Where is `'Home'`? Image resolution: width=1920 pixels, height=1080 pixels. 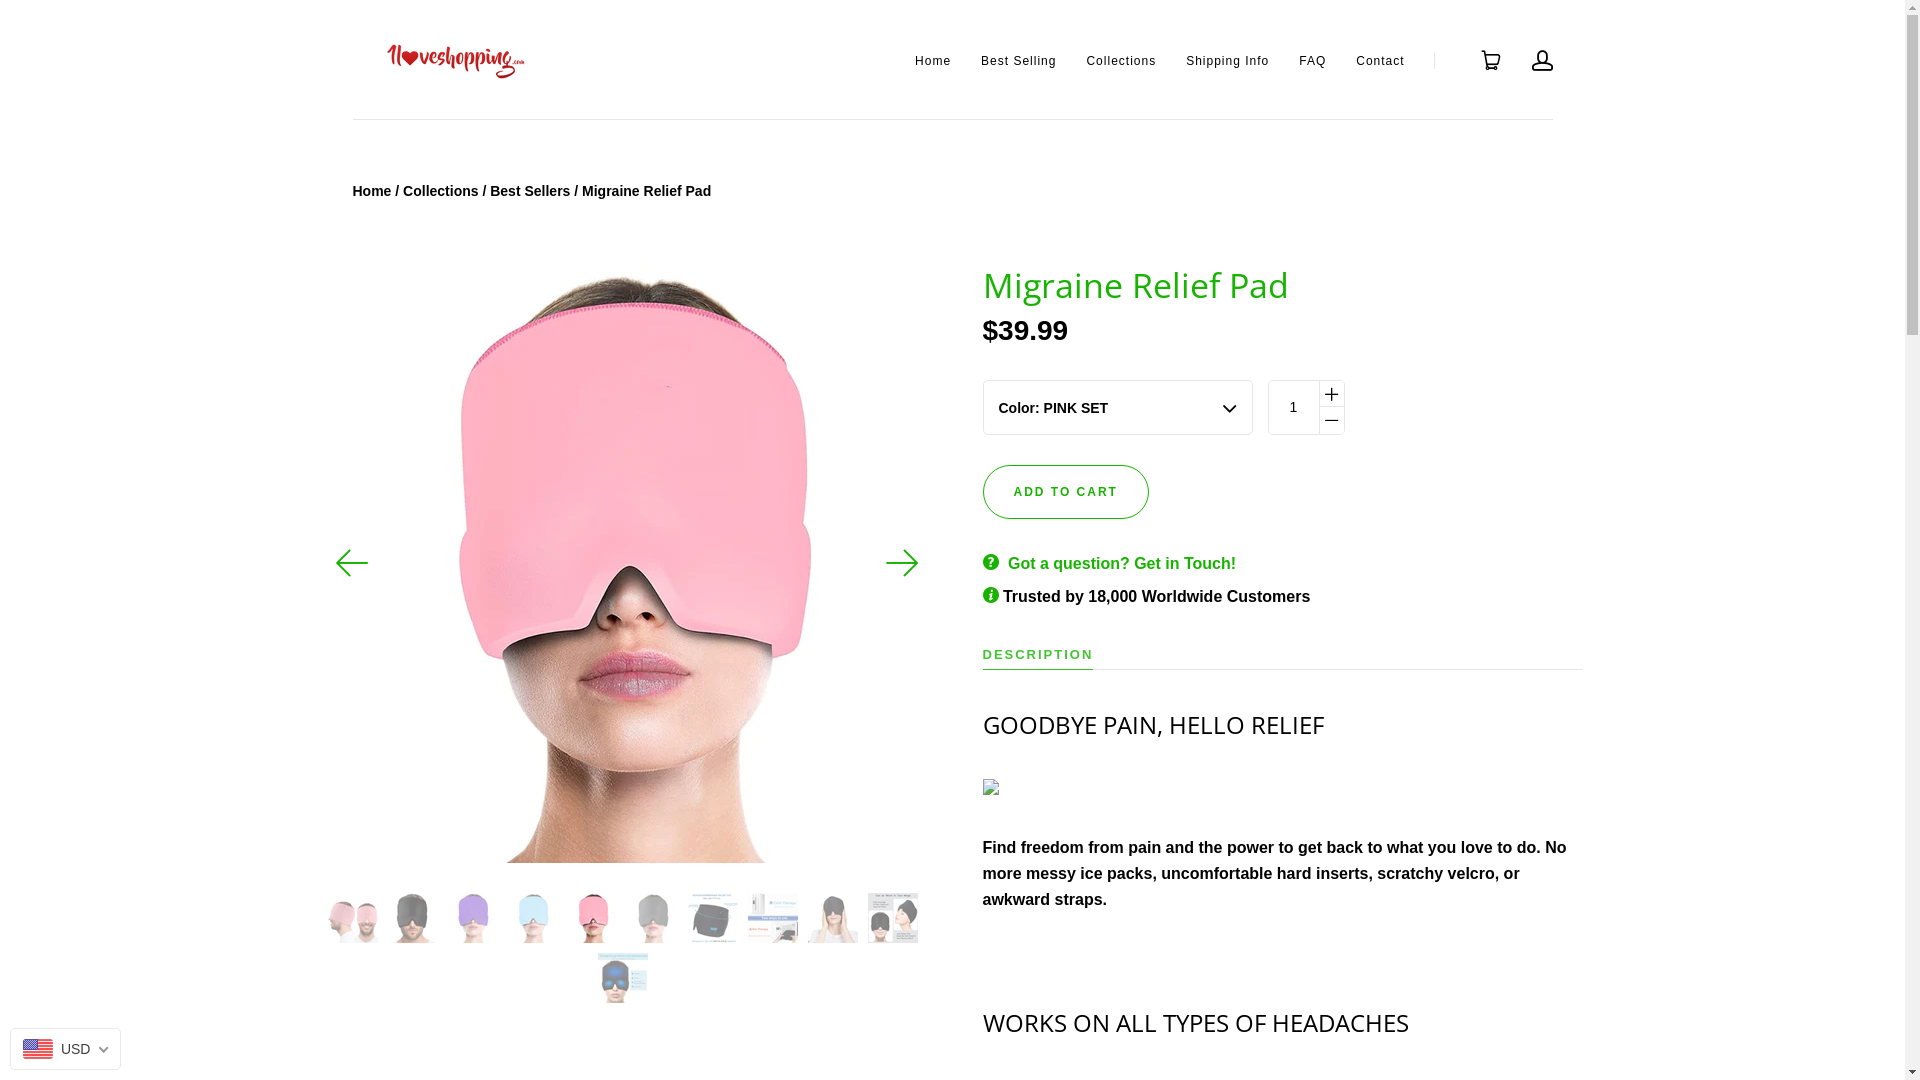
'Home' is located at coordinates (931, 60).